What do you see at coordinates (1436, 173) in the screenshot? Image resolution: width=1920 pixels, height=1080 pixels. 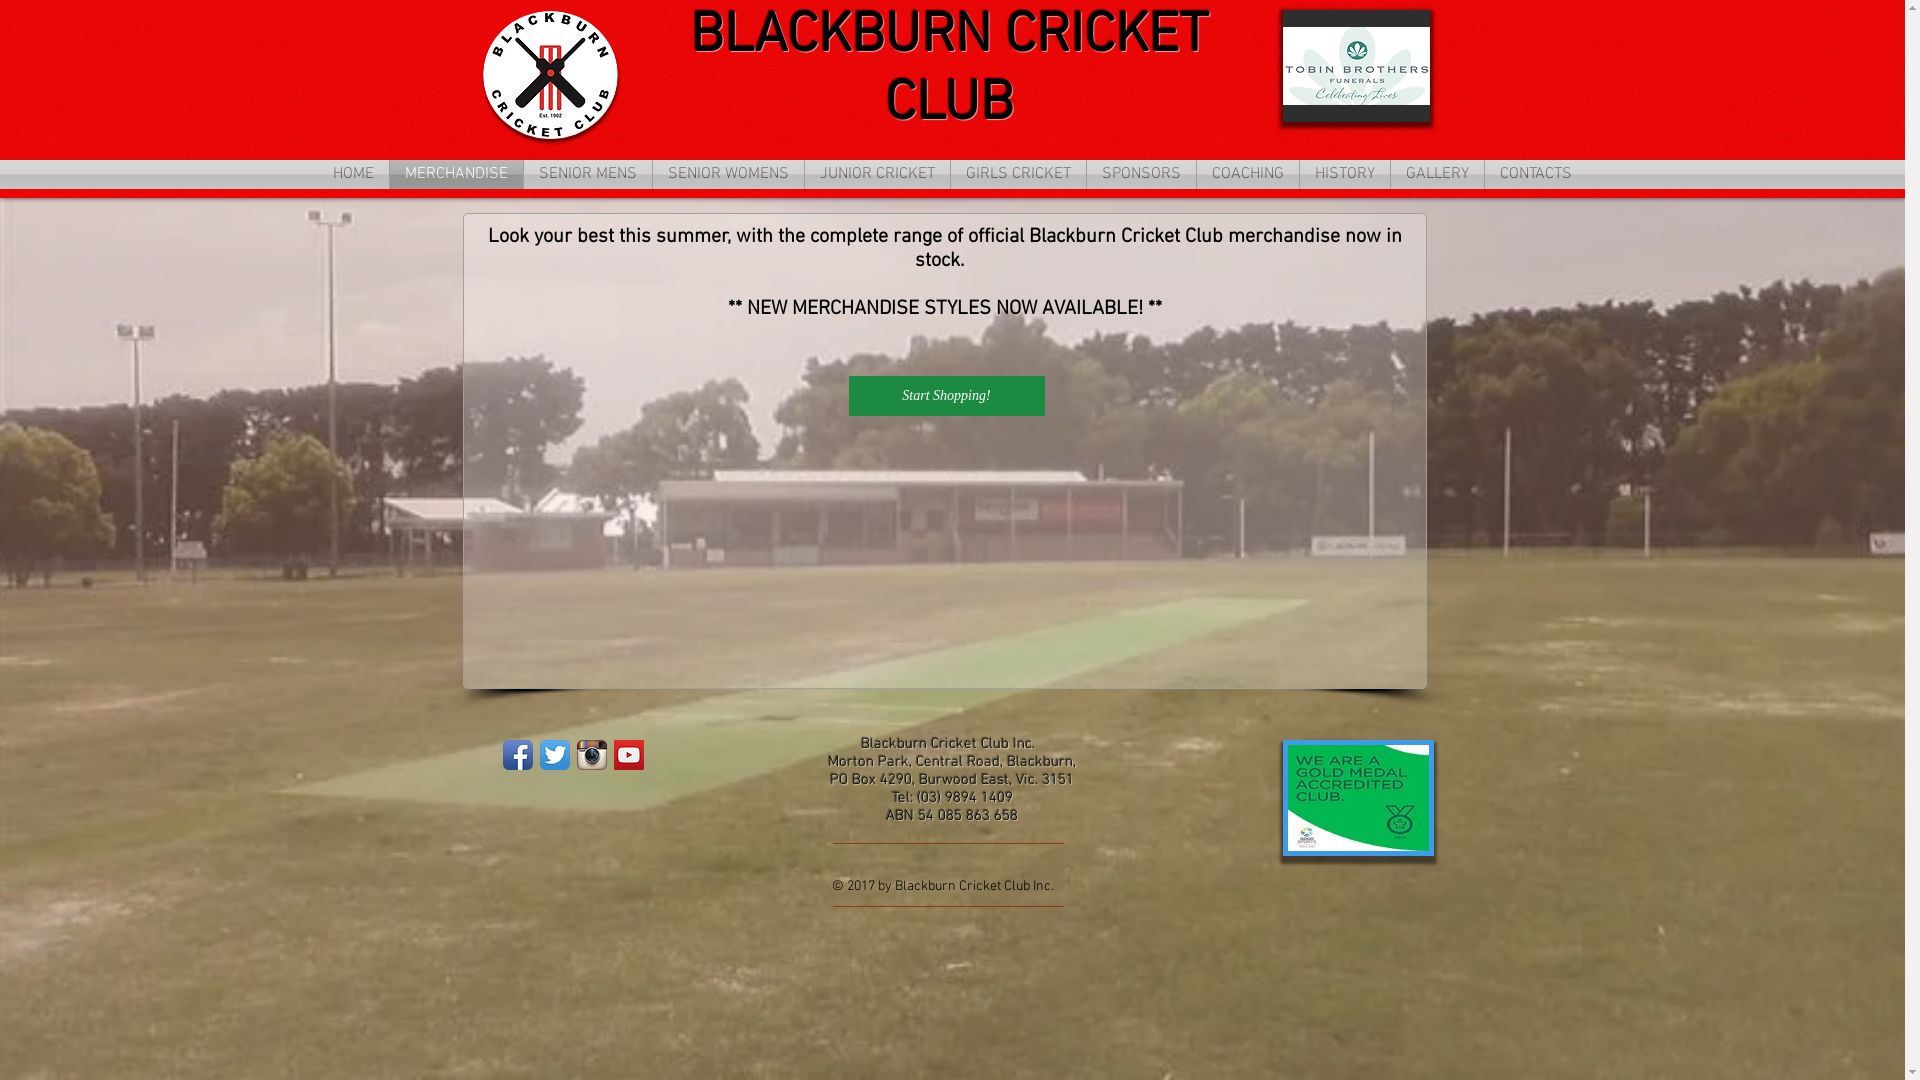 I see `'GALLERY'` at bounding box center [1436, 173].